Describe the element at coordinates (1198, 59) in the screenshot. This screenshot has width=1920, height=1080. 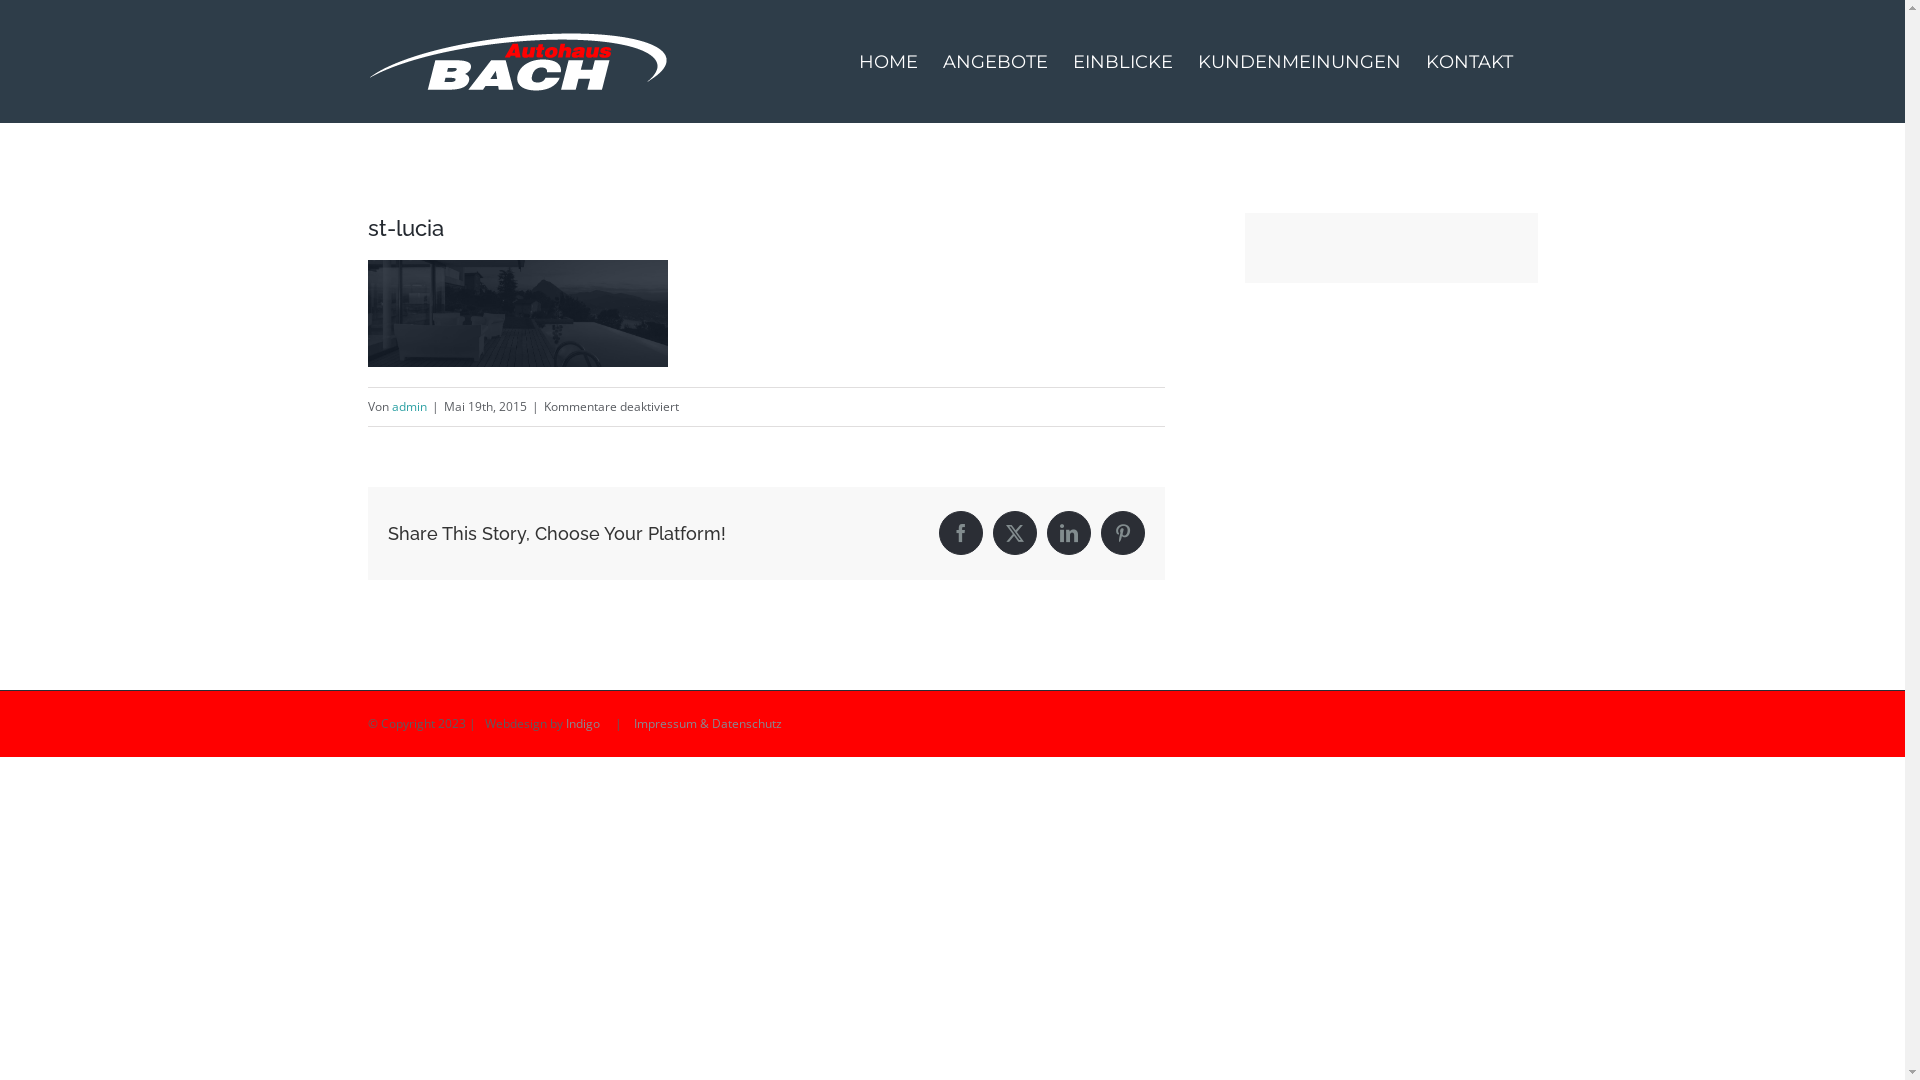
I see `'KUNDENMEINUNGEN'` at that location.